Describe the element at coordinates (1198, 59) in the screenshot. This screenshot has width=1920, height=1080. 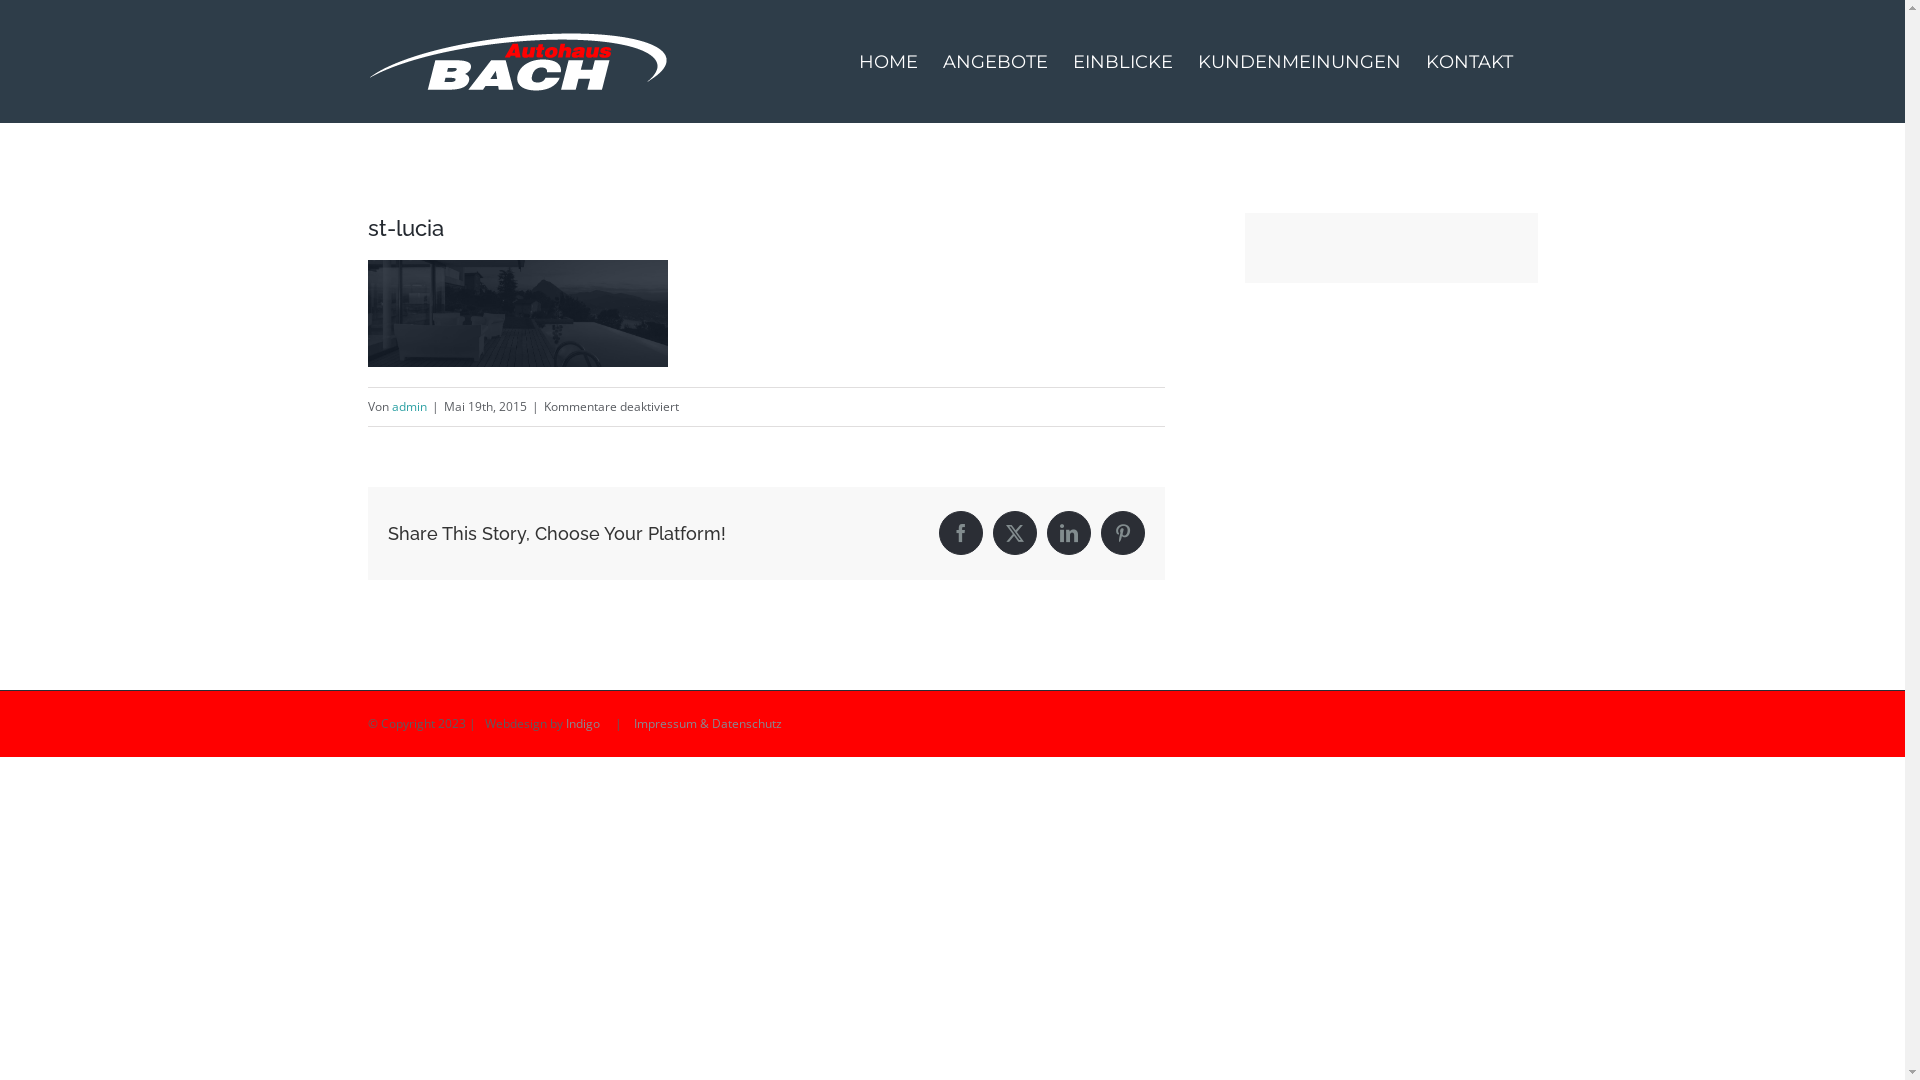
I see `'KUNDENMEINUNGEN'` at that location.